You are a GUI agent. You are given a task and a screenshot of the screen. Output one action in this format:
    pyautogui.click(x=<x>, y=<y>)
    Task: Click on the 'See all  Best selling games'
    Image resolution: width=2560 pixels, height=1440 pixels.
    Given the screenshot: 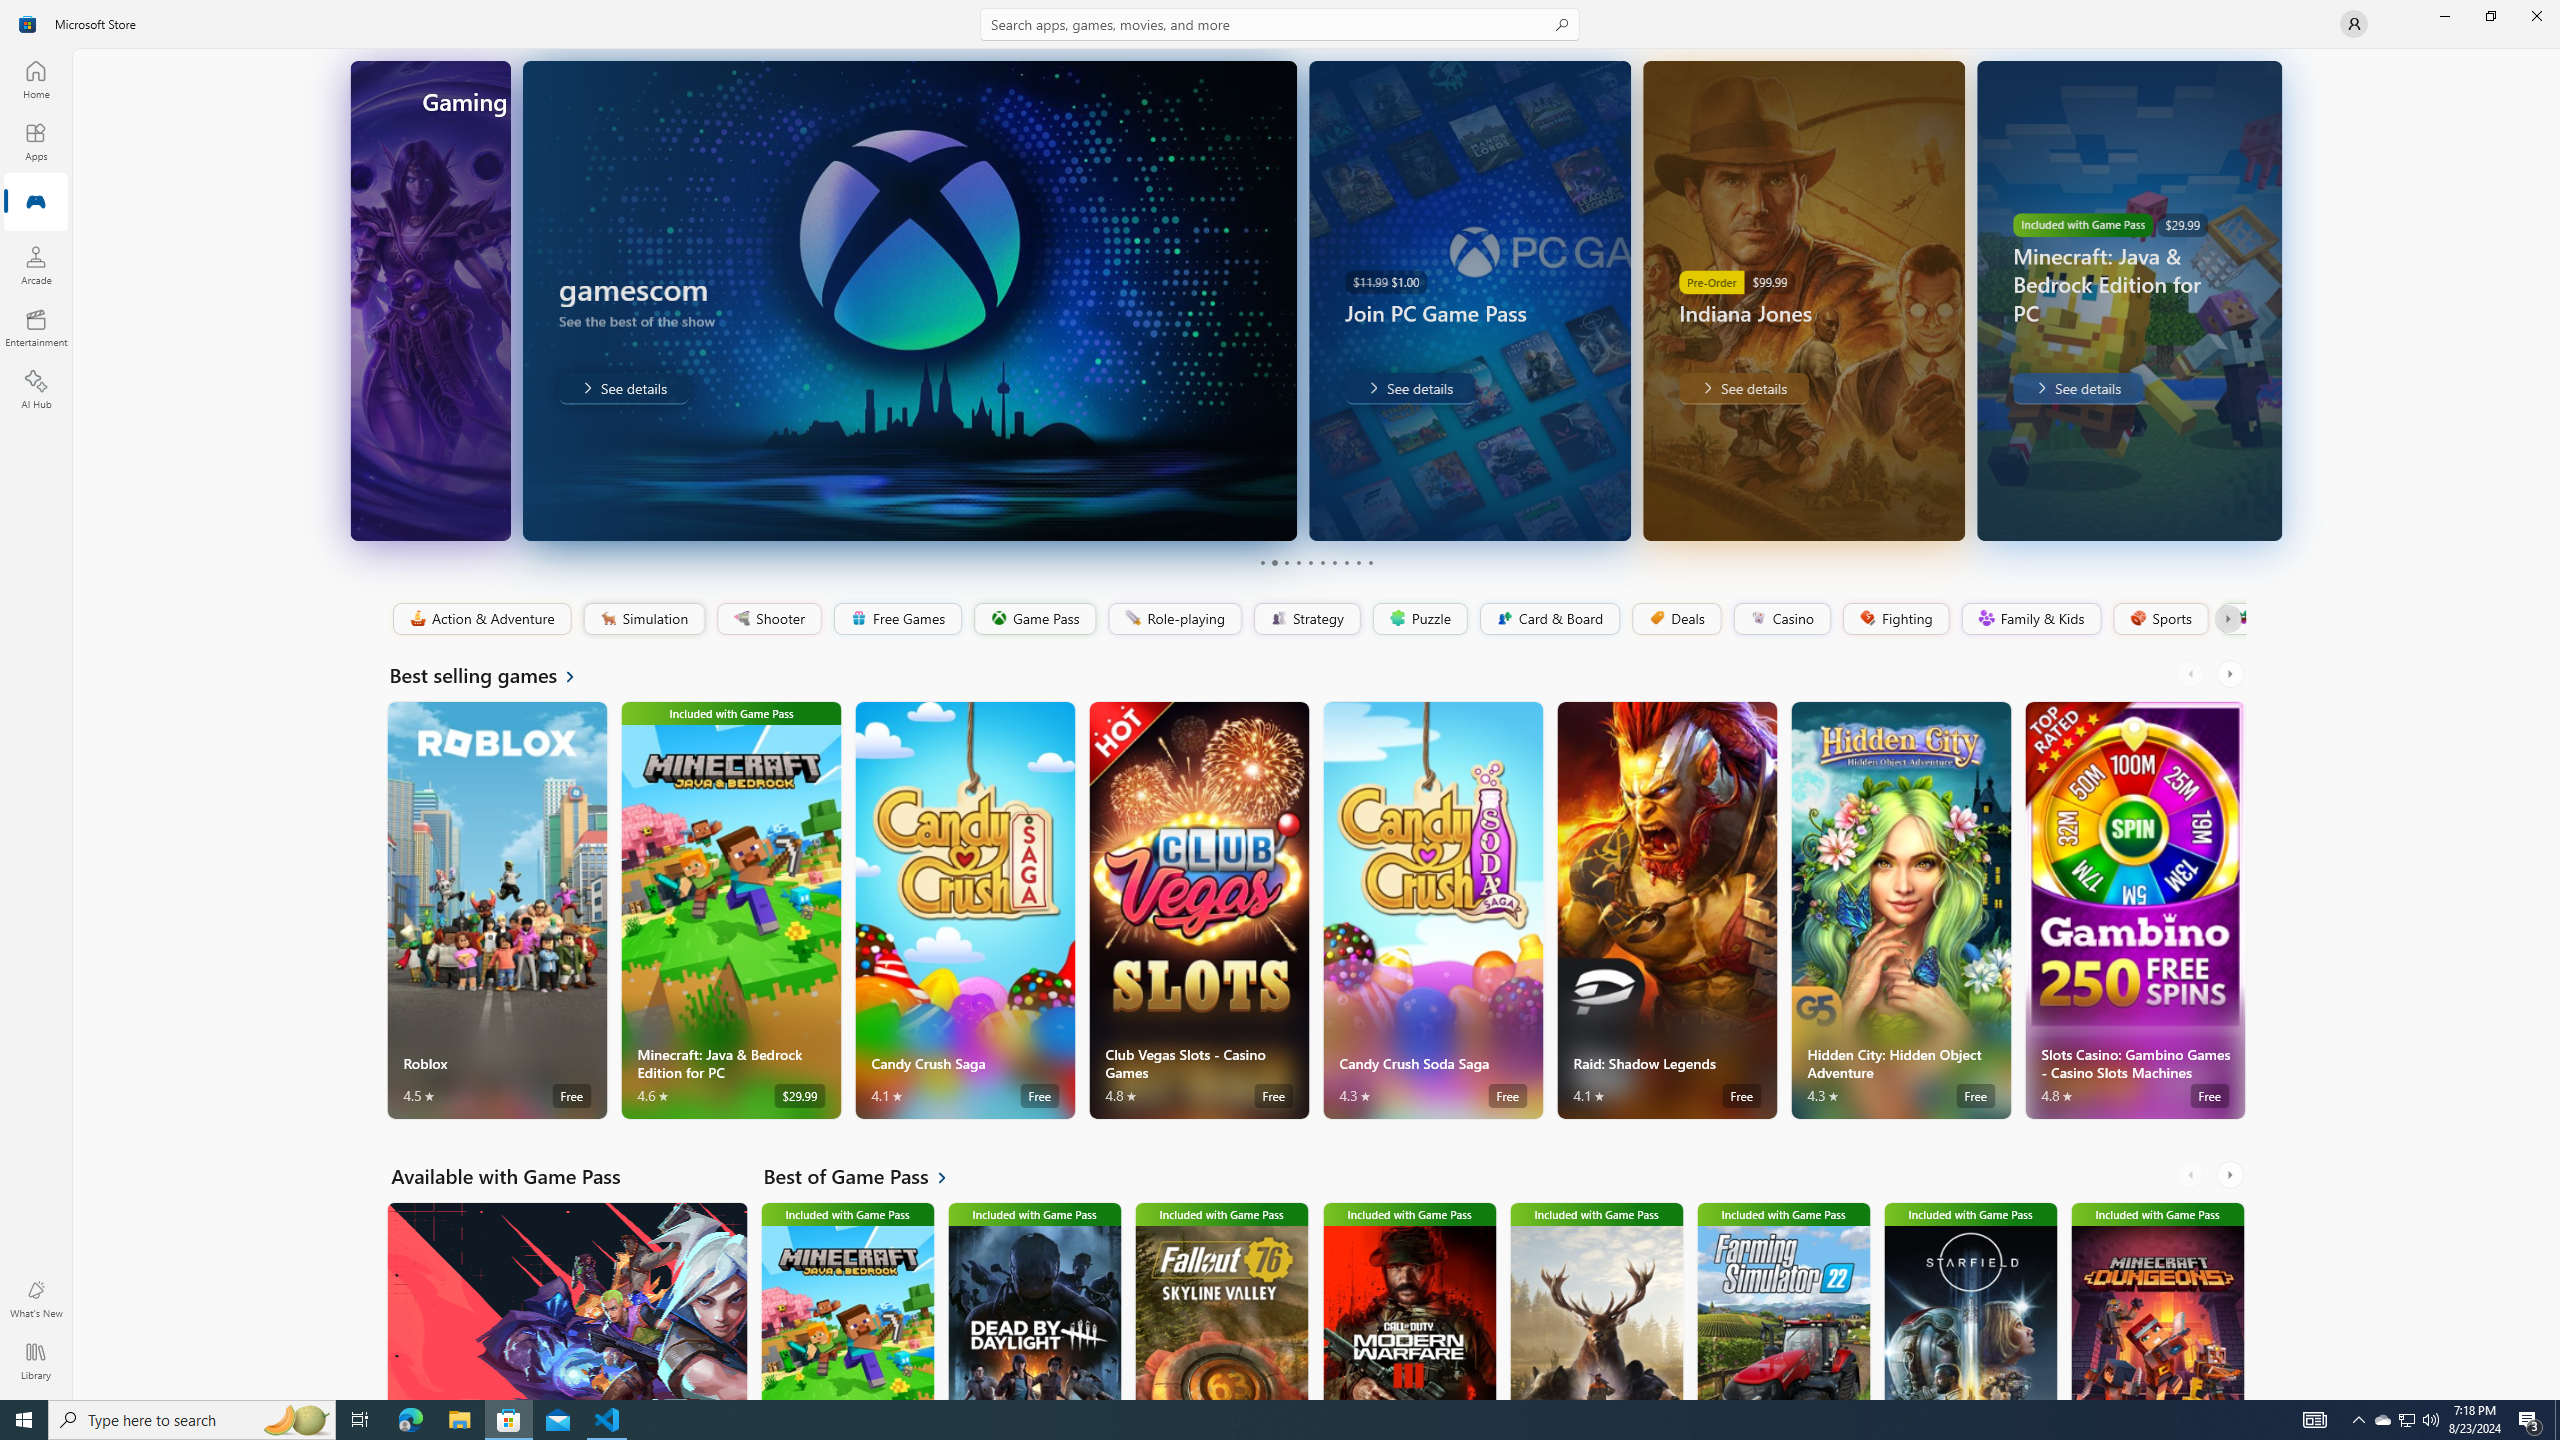 What is the action you would take?
    pyautogui.click(x=493, y=674)
    